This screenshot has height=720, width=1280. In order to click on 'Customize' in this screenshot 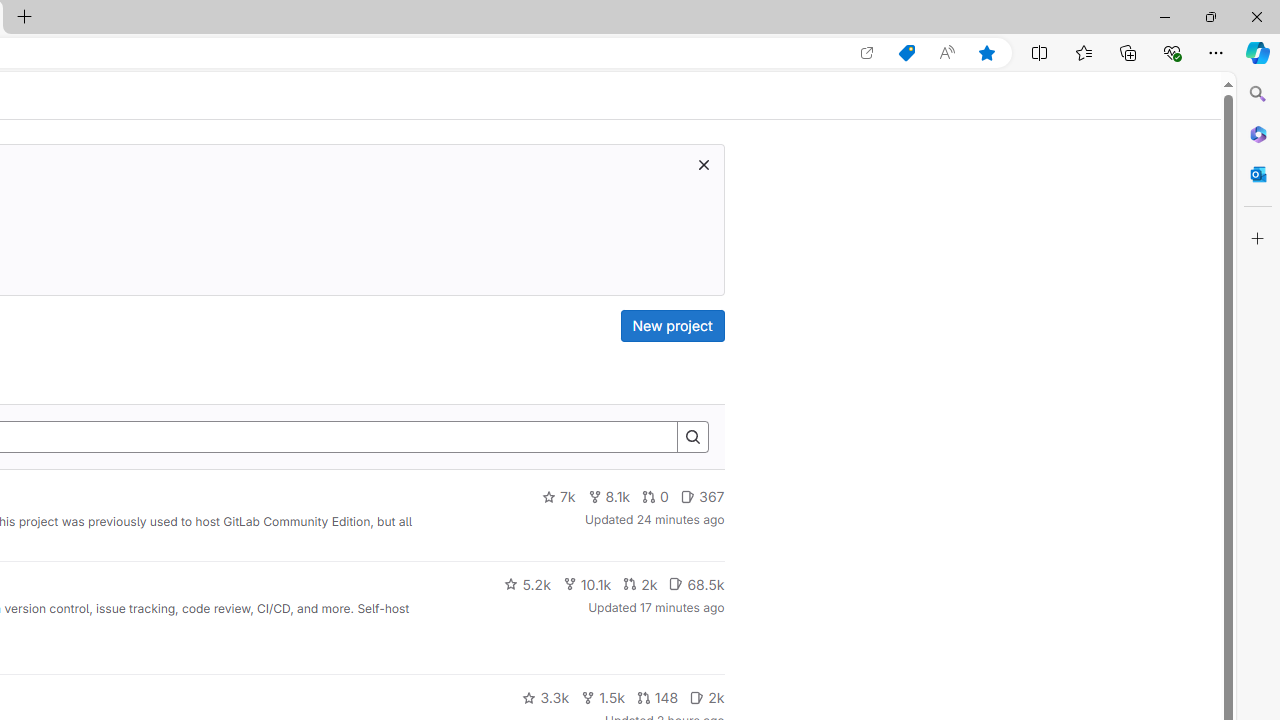, I will do `click(1257, 238)`.